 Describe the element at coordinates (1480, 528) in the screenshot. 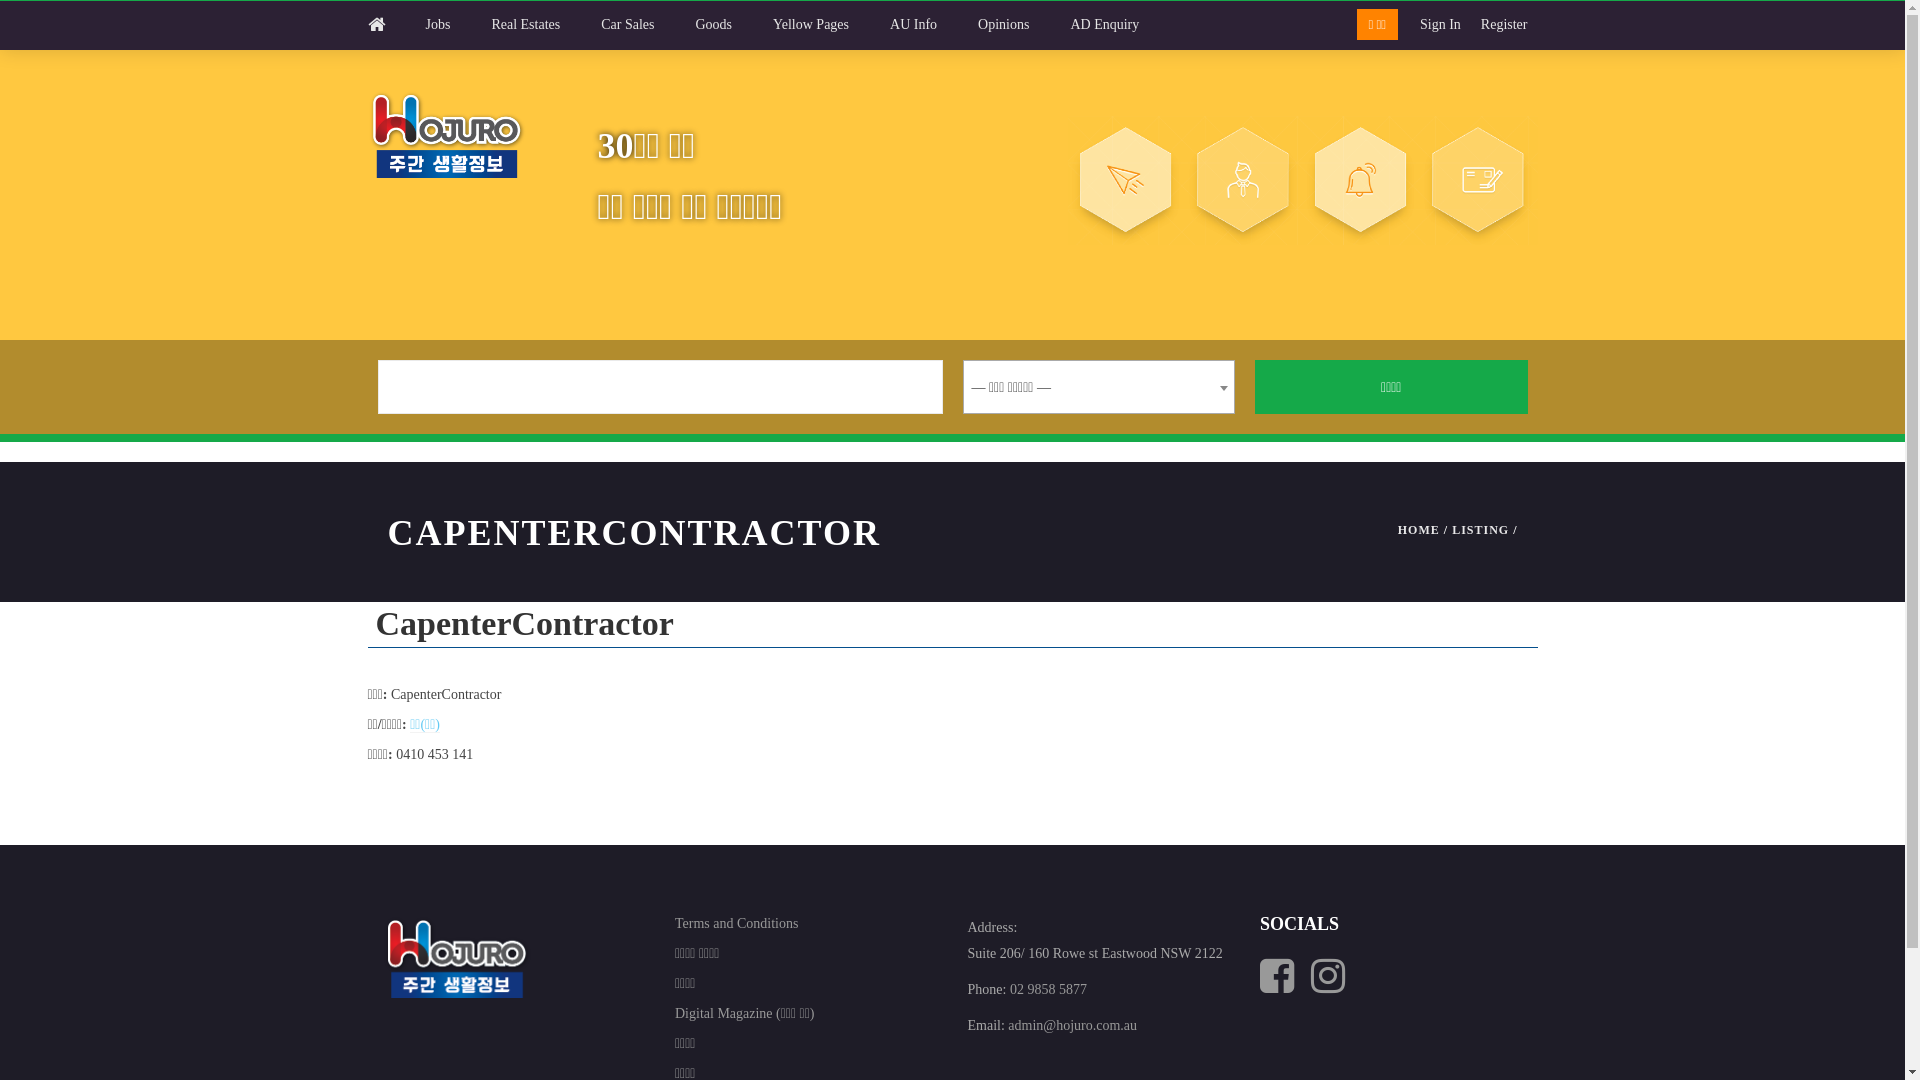

I see `'LISTING'` at that location.